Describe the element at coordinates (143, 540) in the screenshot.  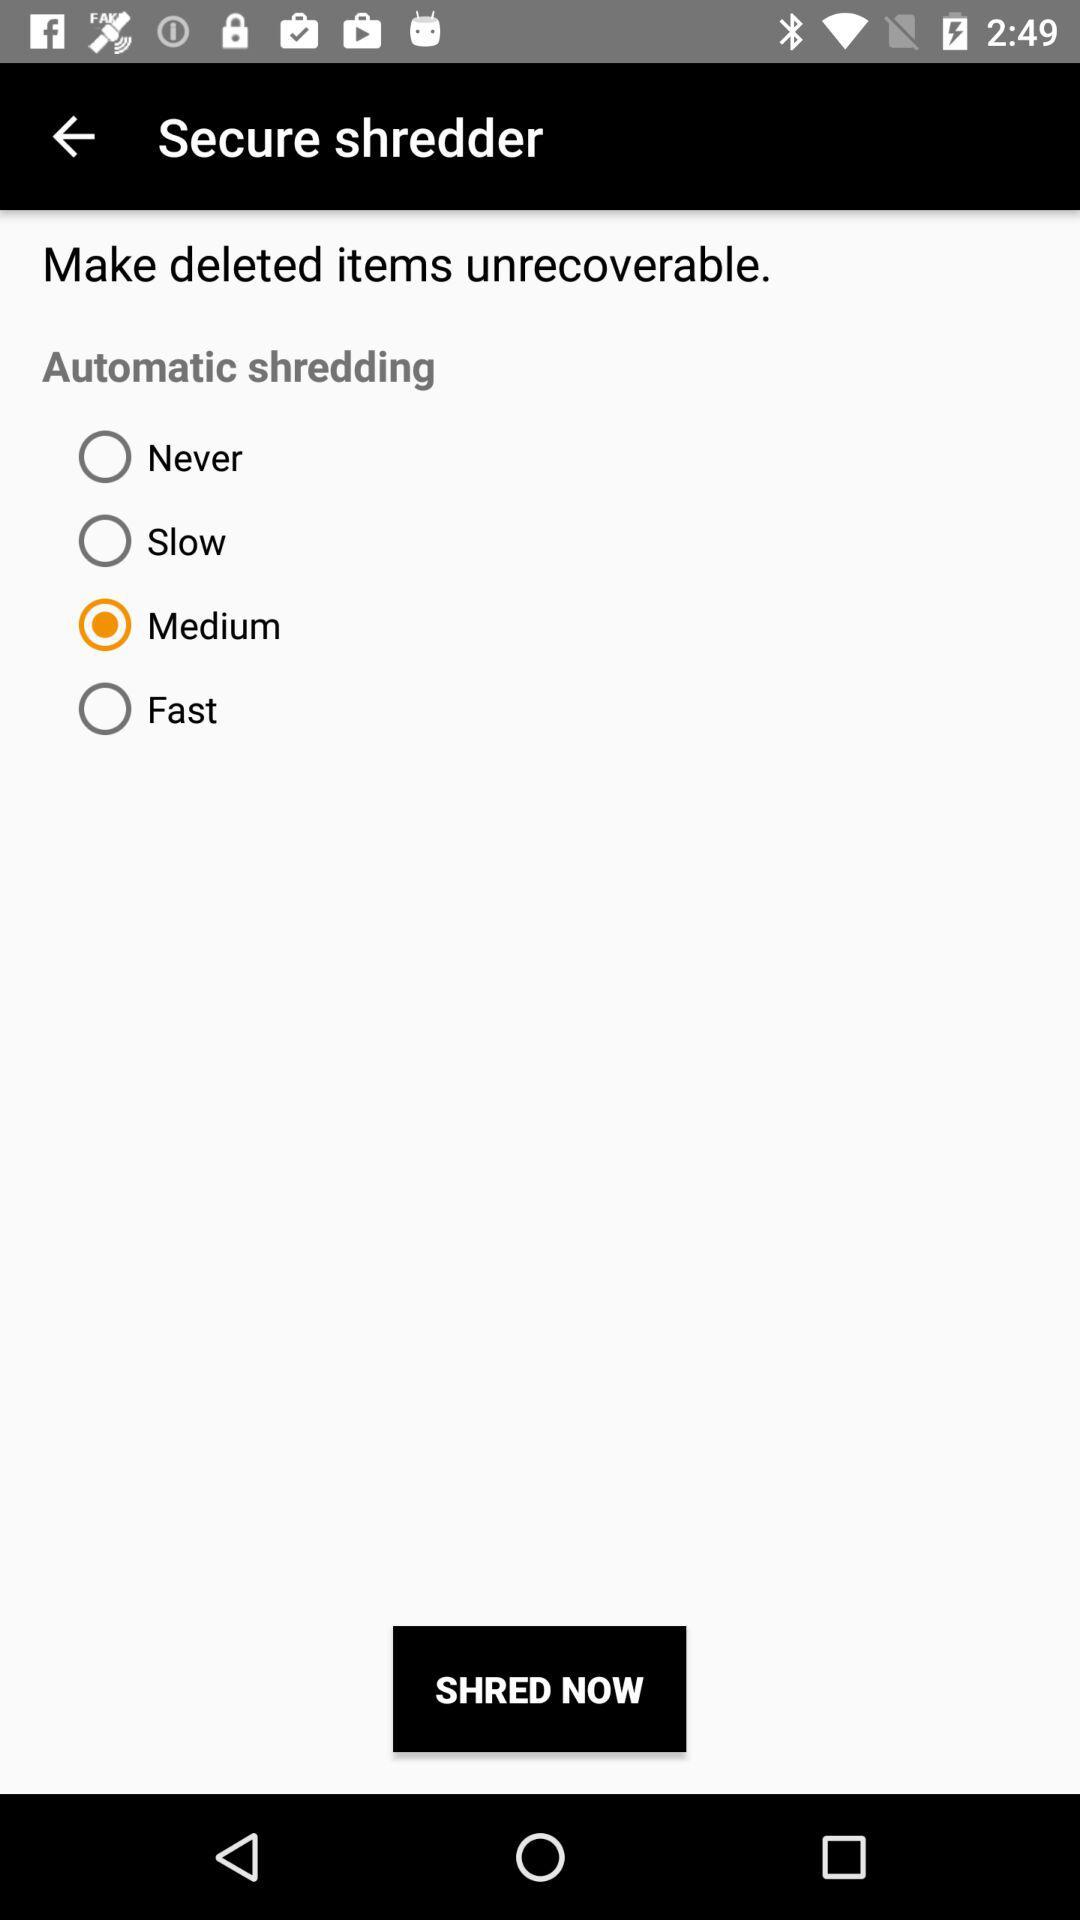
I see `the slow` at that location.